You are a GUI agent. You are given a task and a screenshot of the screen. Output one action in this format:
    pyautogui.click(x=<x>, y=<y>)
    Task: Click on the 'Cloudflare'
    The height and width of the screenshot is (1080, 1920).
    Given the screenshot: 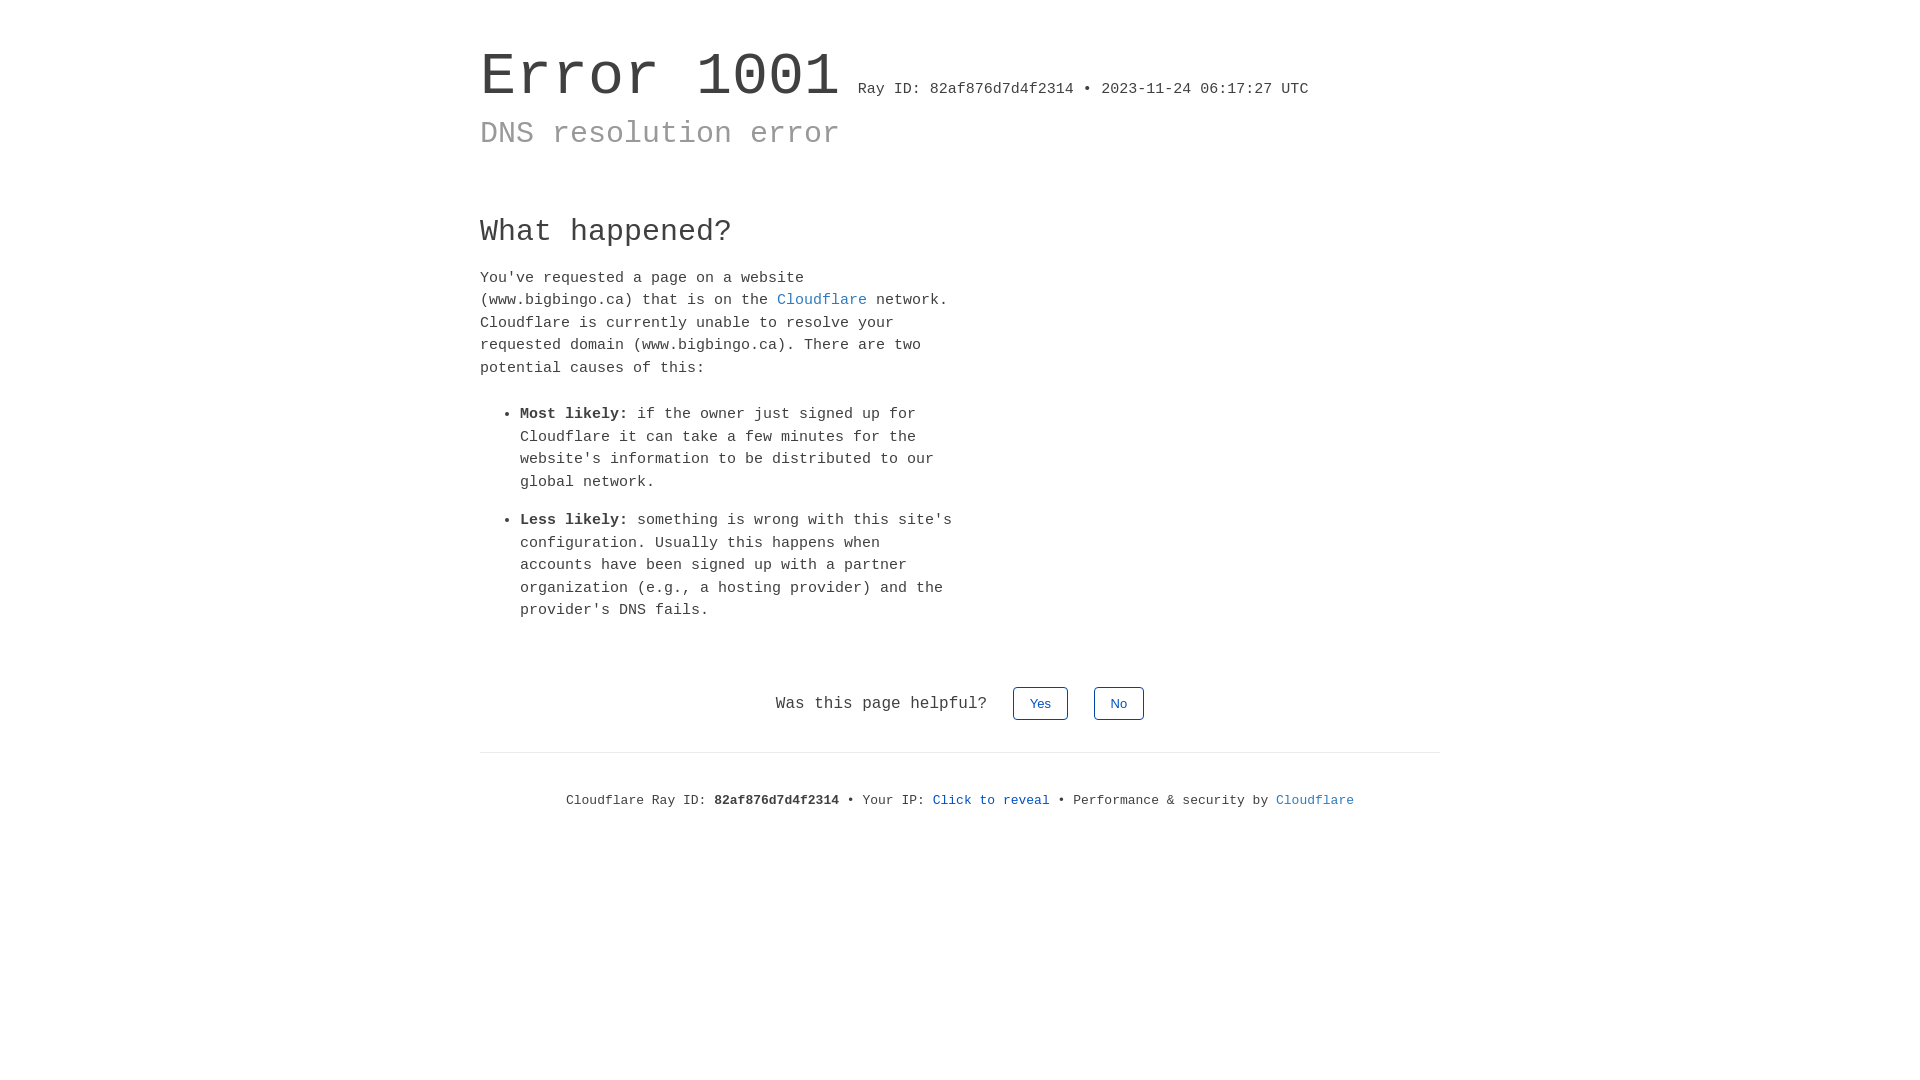 What is the action you would take?
    pyautogui.click(x=1275, y=798)
    